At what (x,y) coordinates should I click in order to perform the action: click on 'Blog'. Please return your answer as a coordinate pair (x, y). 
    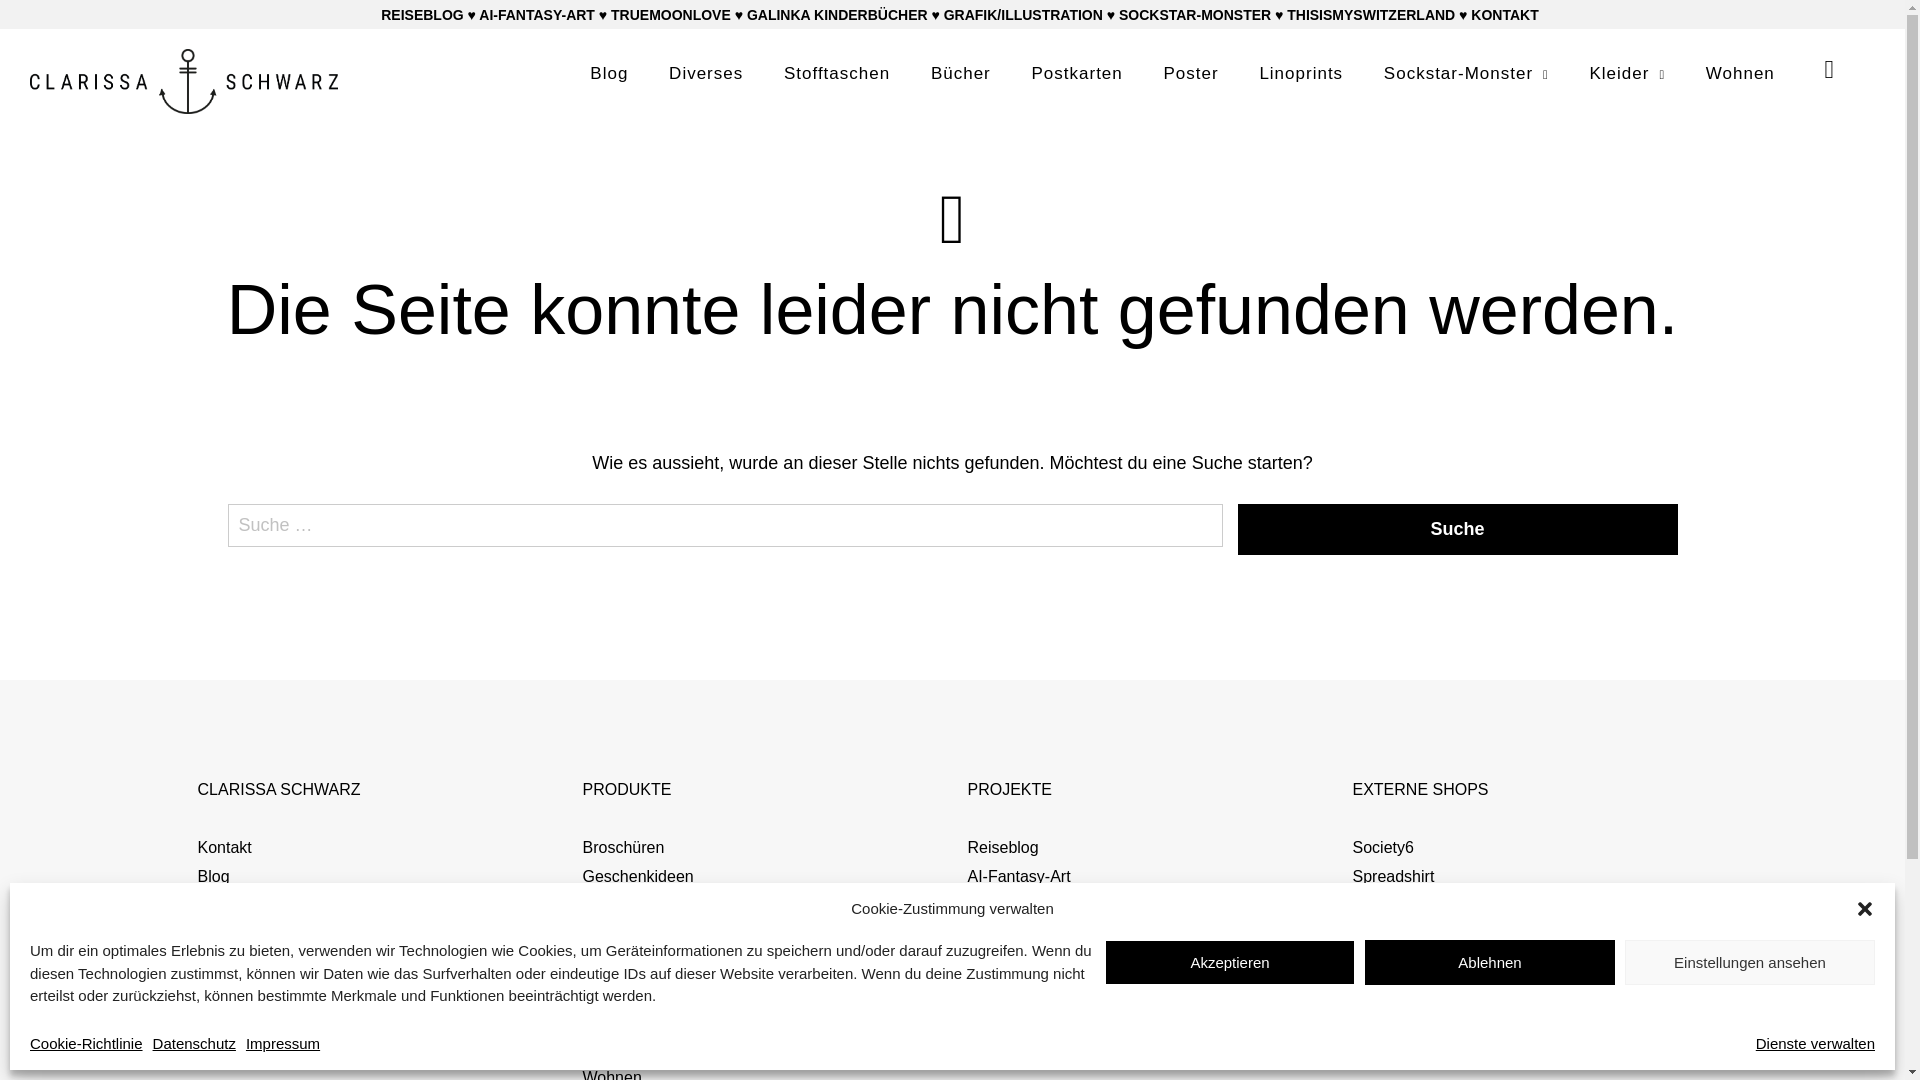
    Looking at the image, I should click on (608, 72).